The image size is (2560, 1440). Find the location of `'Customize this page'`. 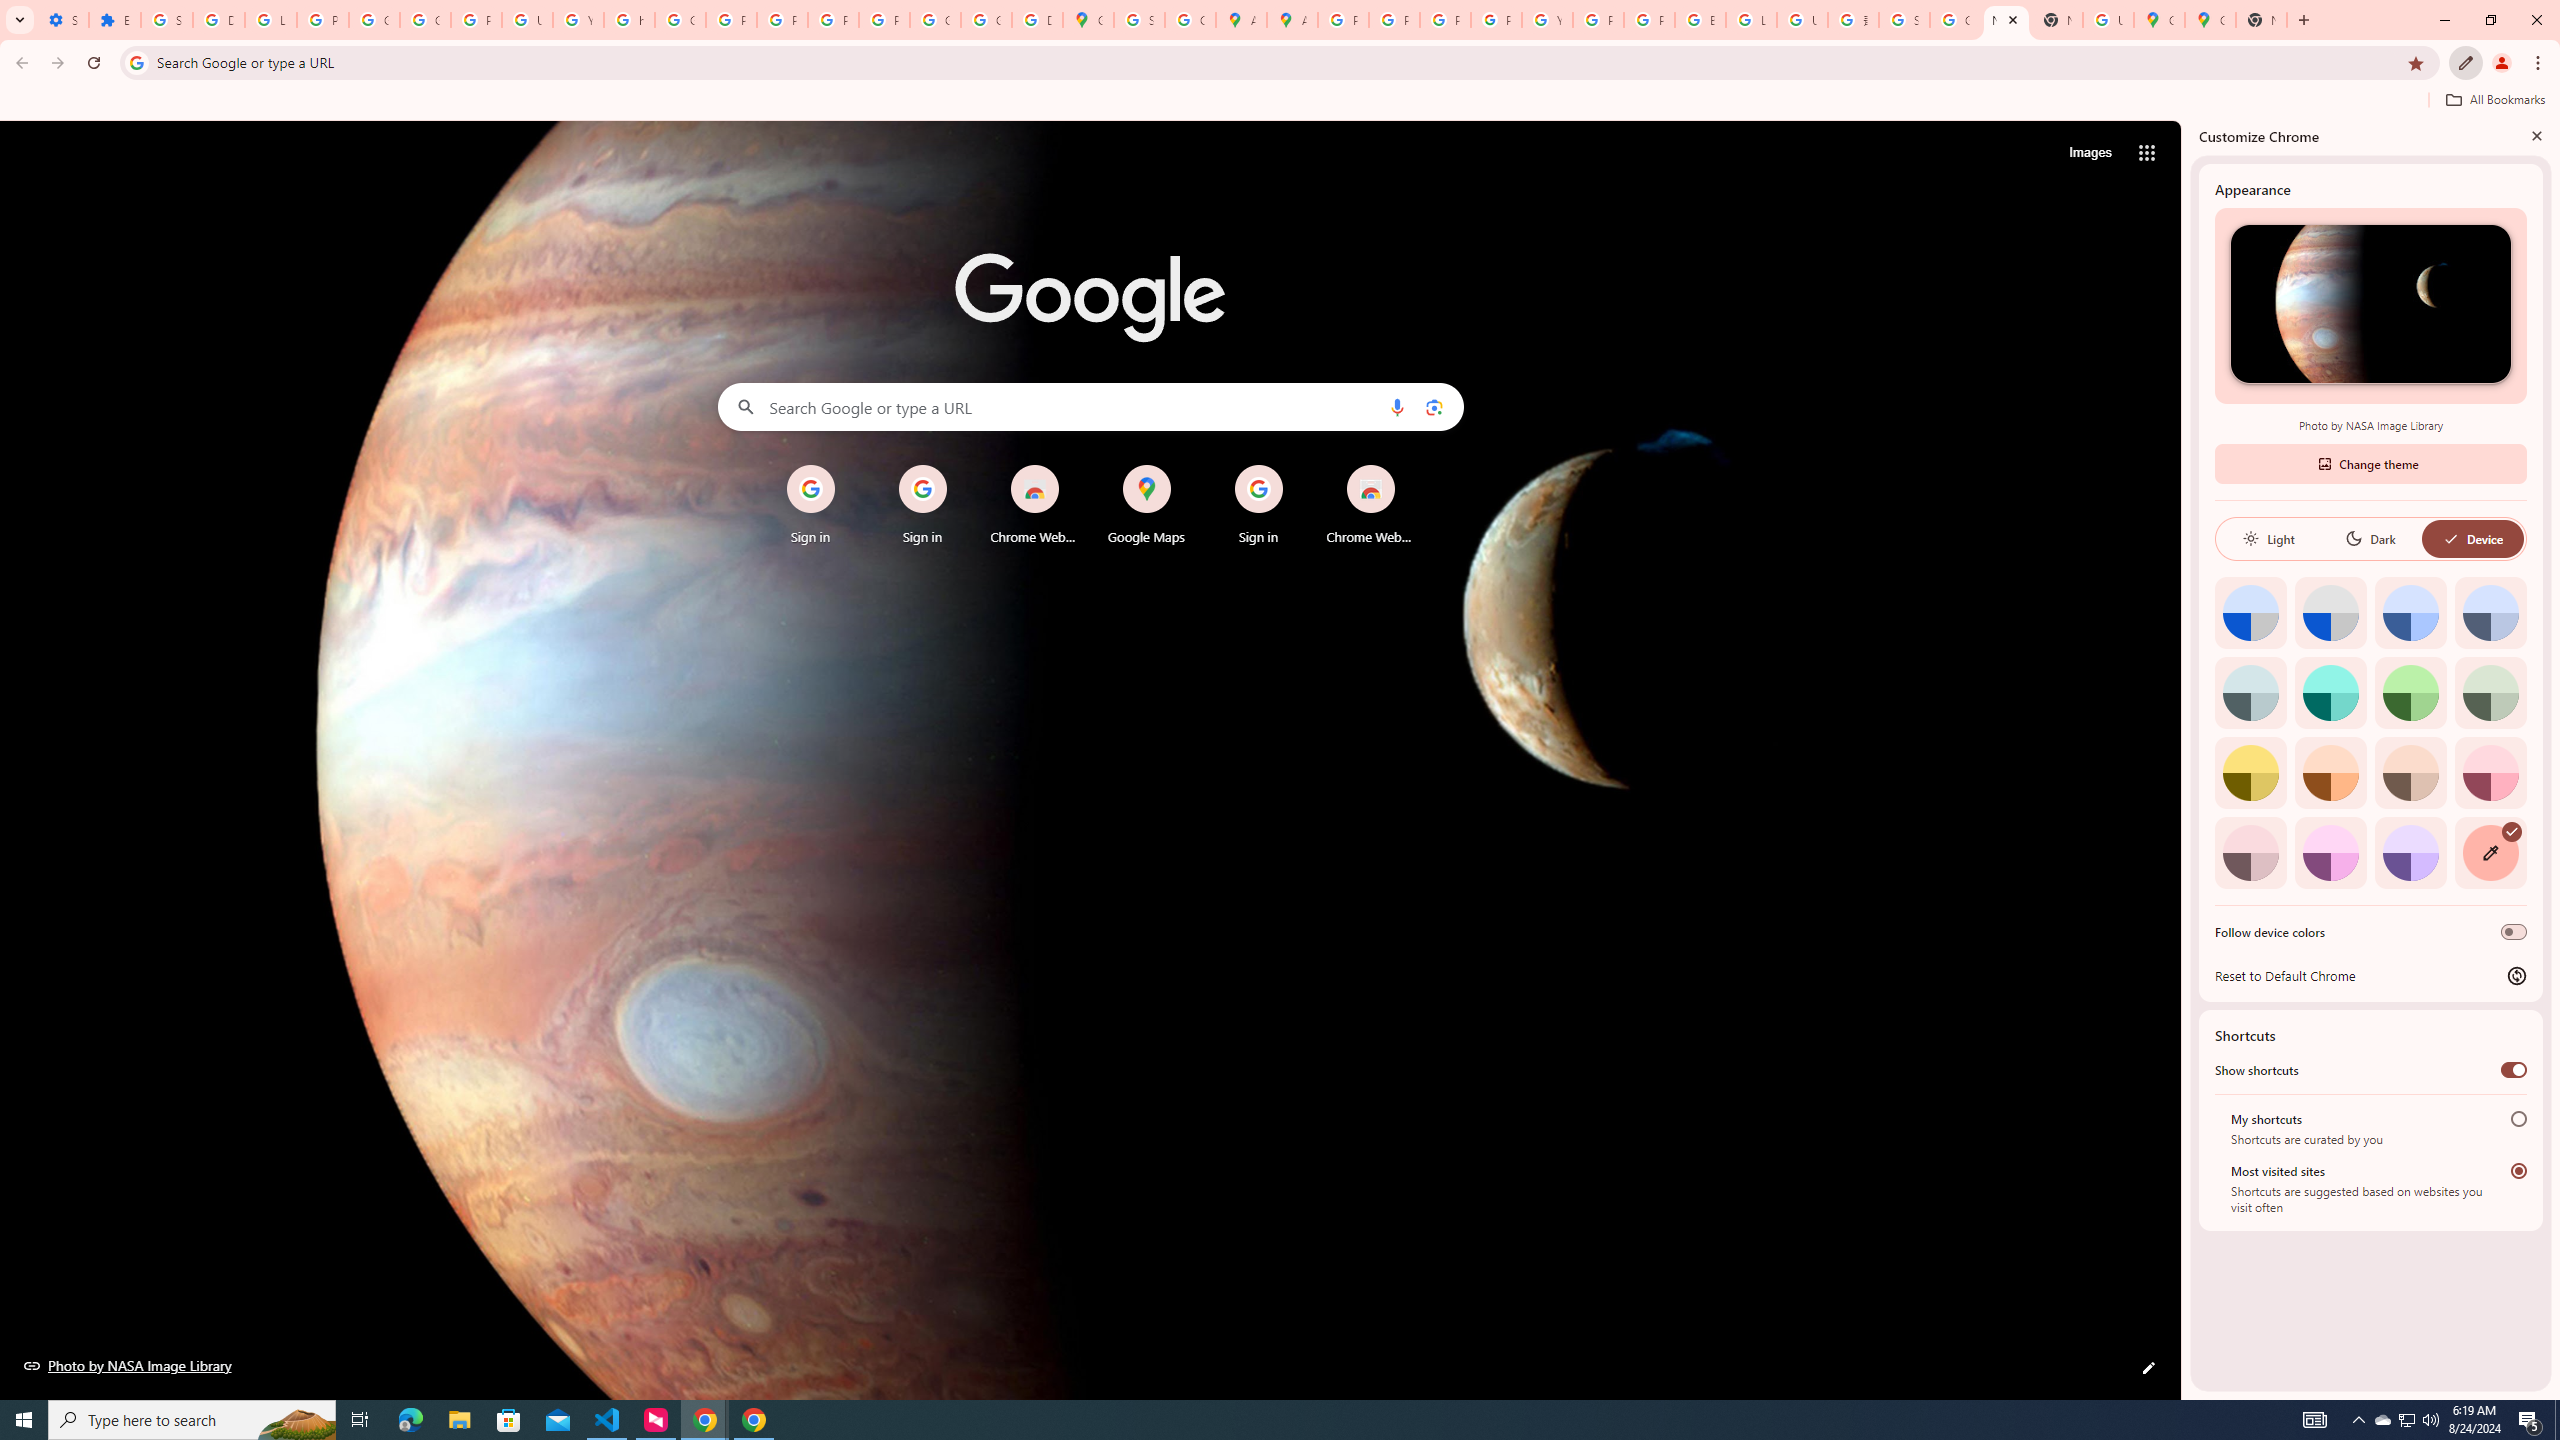

'Customize this page' is located at coordinates (2148, 1367).